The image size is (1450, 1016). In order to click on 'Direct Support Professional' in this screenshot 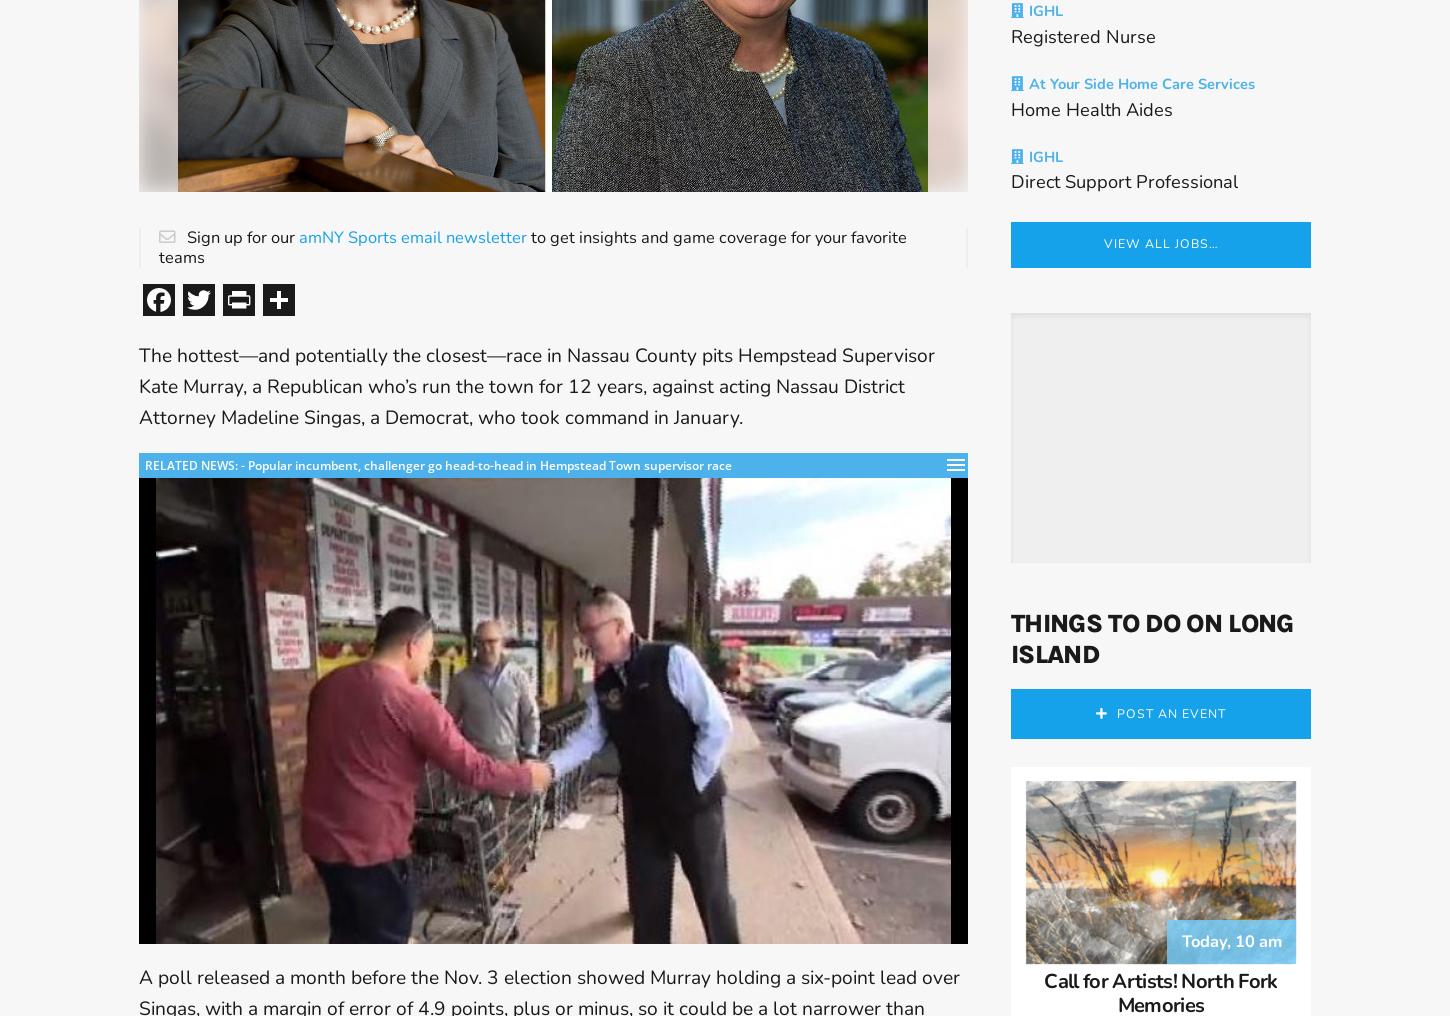, I will do `click(1123, 188)`.